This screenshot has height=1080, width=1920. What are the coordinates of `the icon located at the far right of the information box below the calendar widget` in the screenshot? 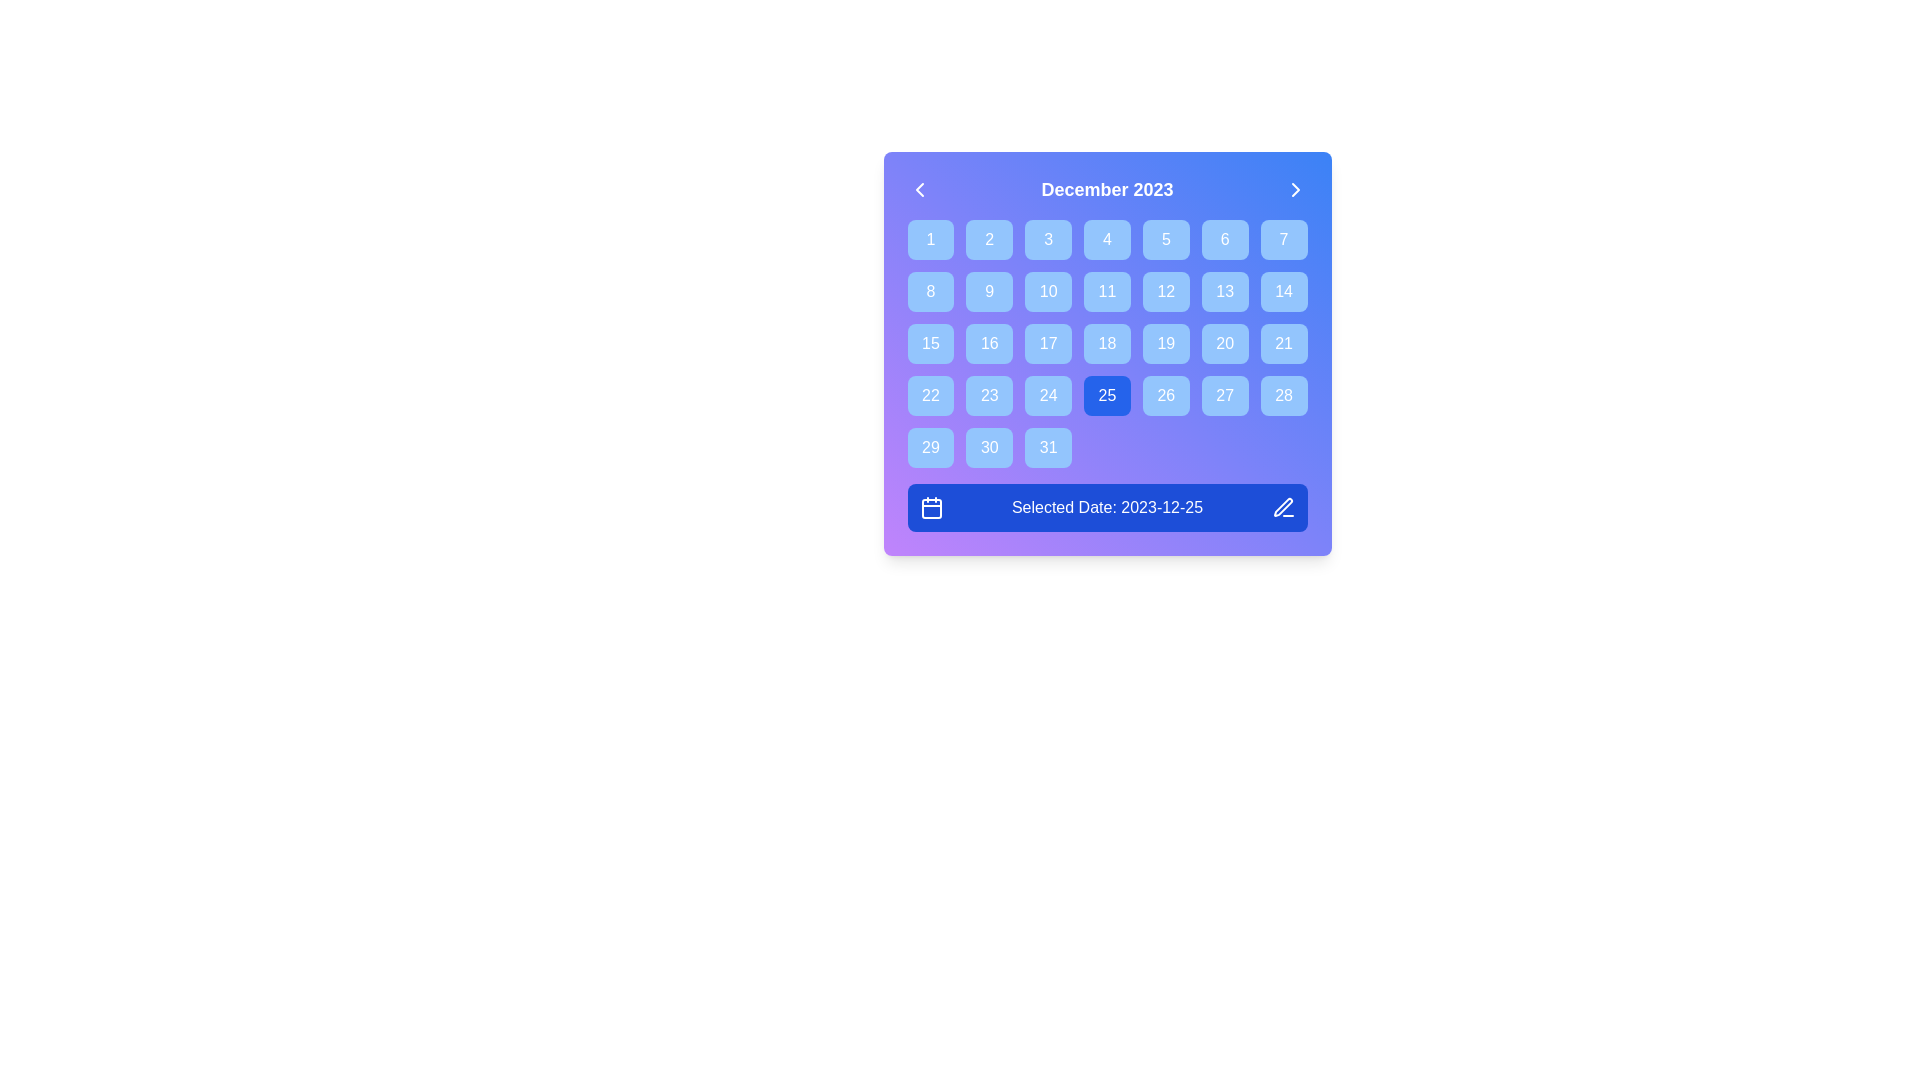 It's located at (1283, 507).